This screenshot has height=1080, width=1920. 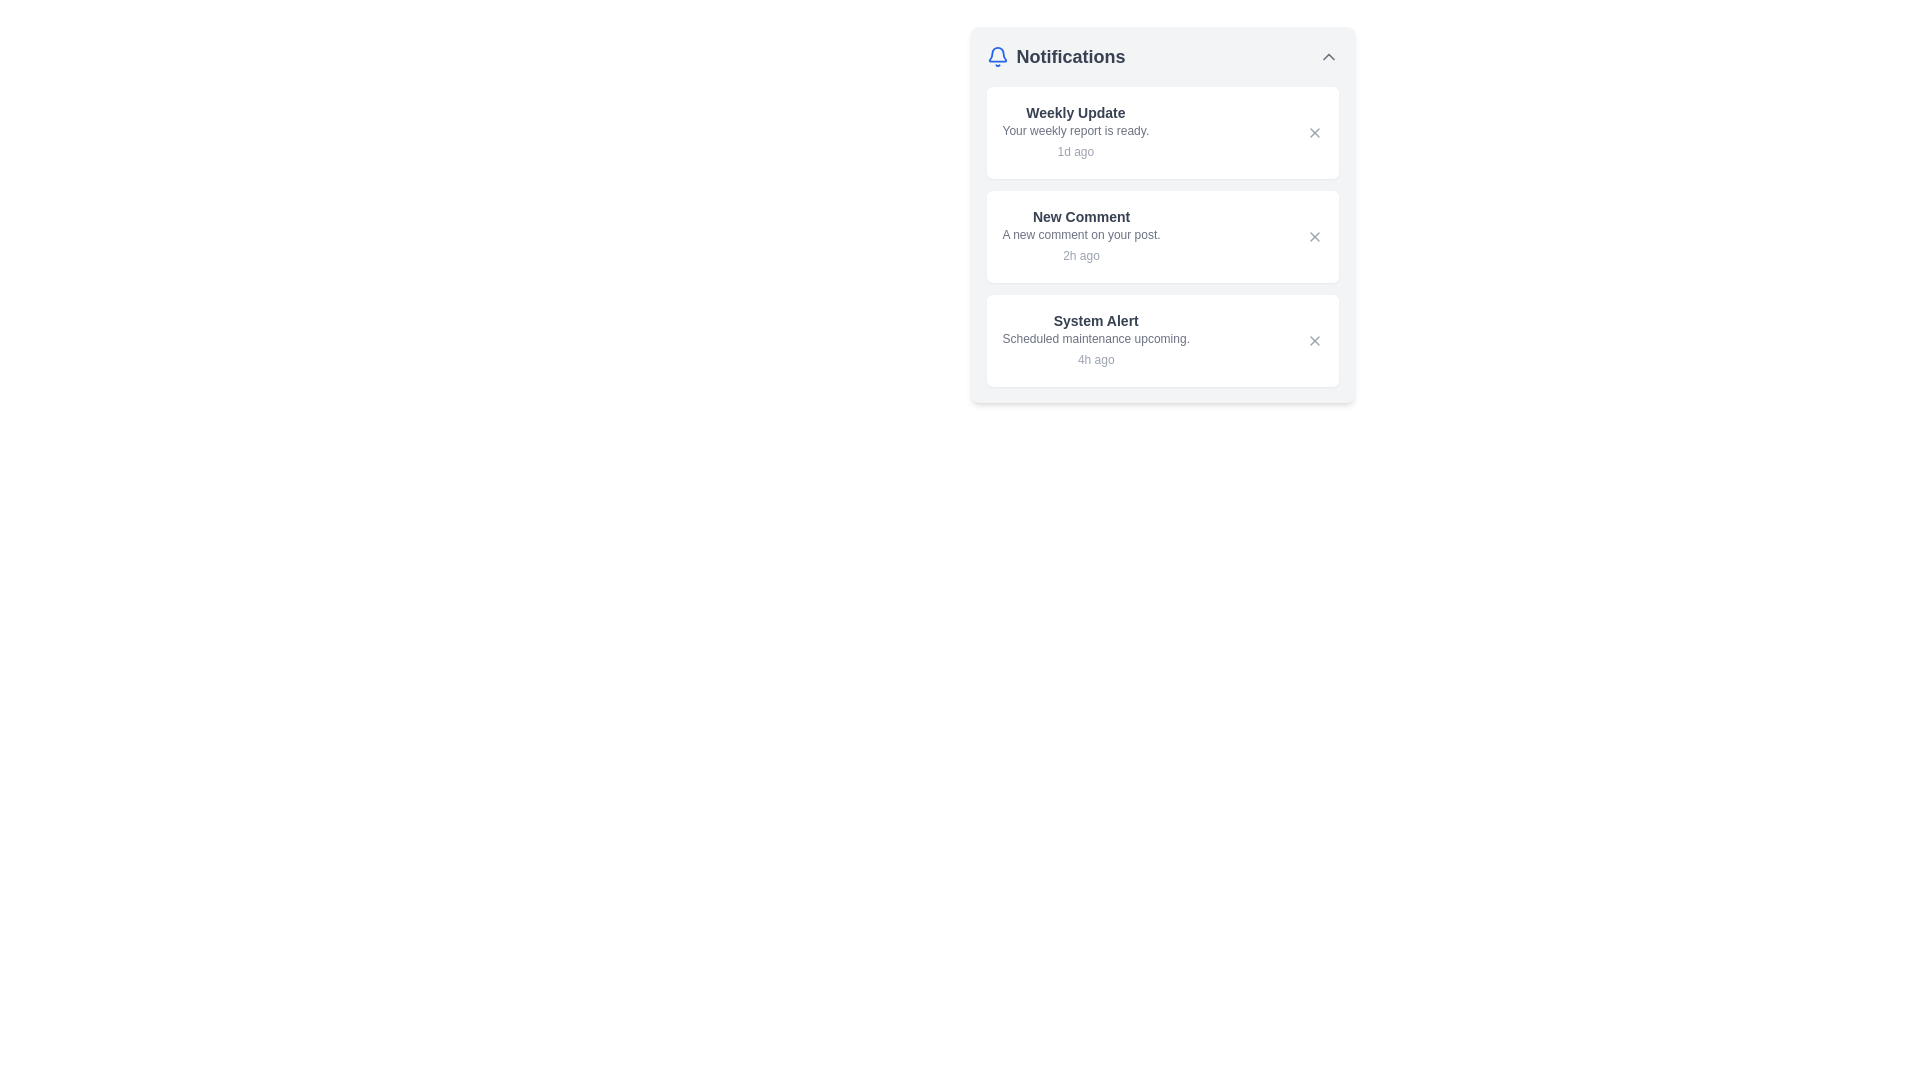 I want to click on the text label displaying 'Weekly Update', so click(x=1074, y=112).